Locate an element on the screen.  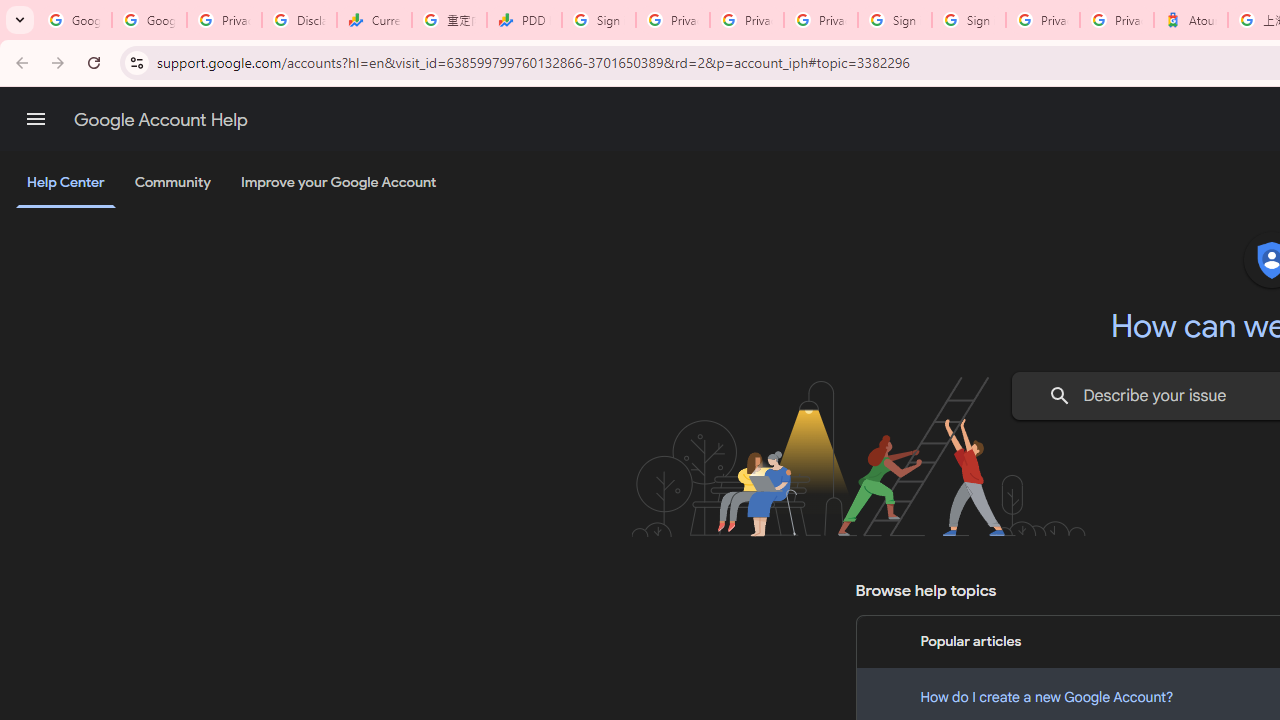
'Sign in - Google Accounts' is located at coordinates (893, 20).